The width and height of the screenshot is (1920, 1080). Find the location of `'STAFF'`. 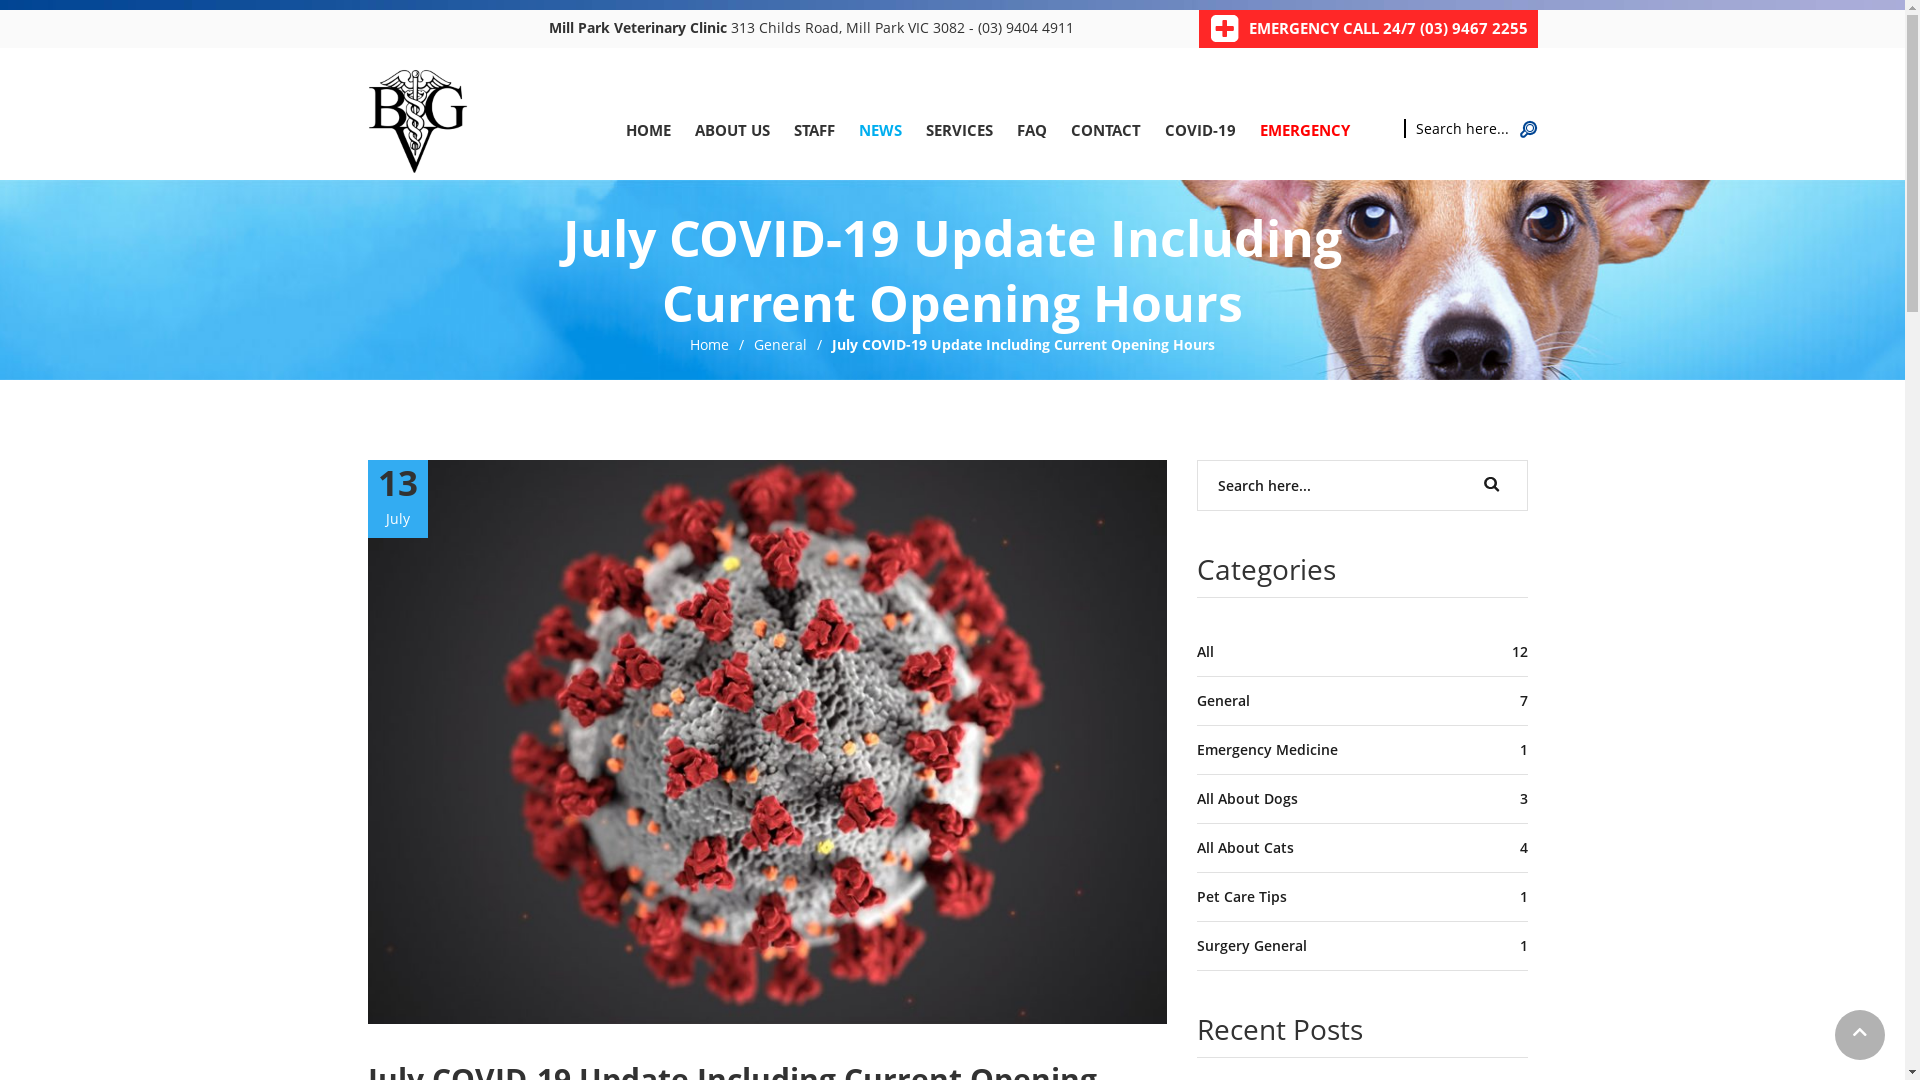

'STAFF' is located at coordinates (814, 130).